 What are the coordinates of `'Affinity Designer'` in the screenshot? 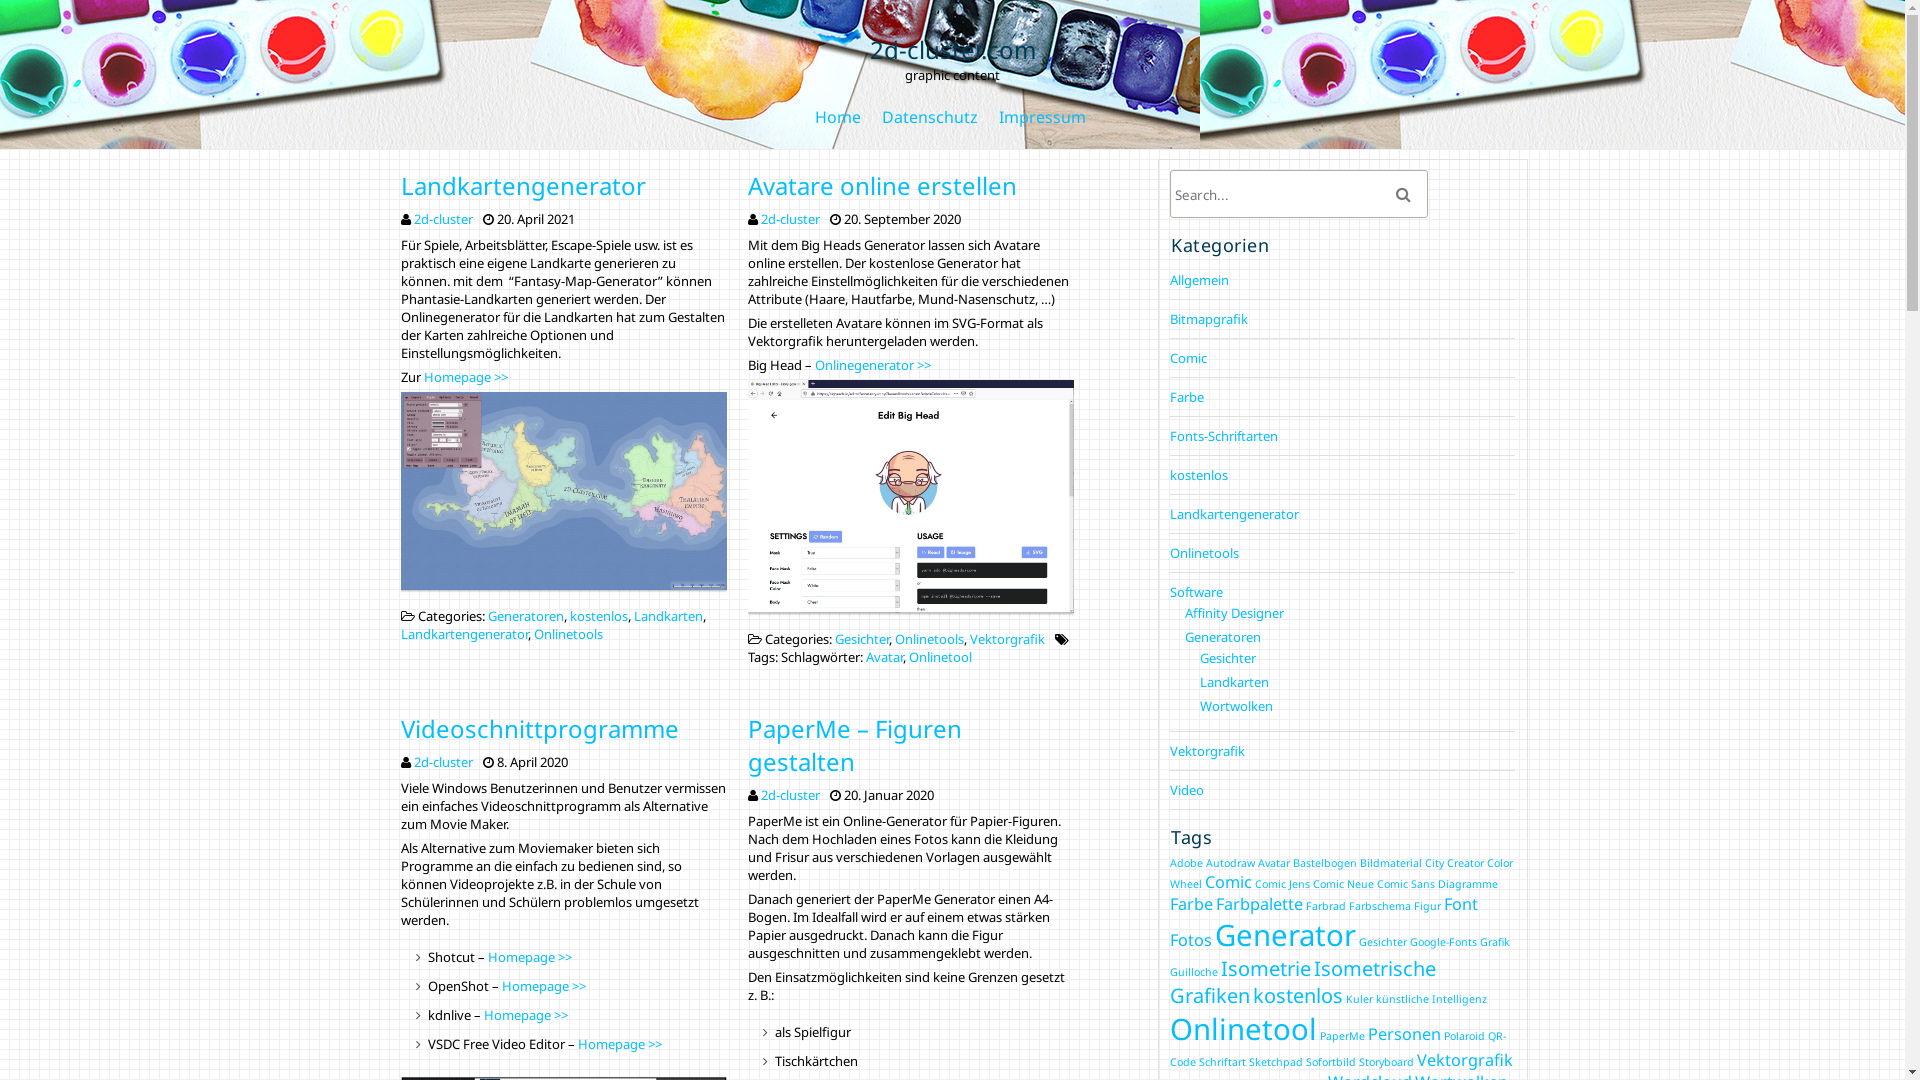 It's located at (1233, 612).